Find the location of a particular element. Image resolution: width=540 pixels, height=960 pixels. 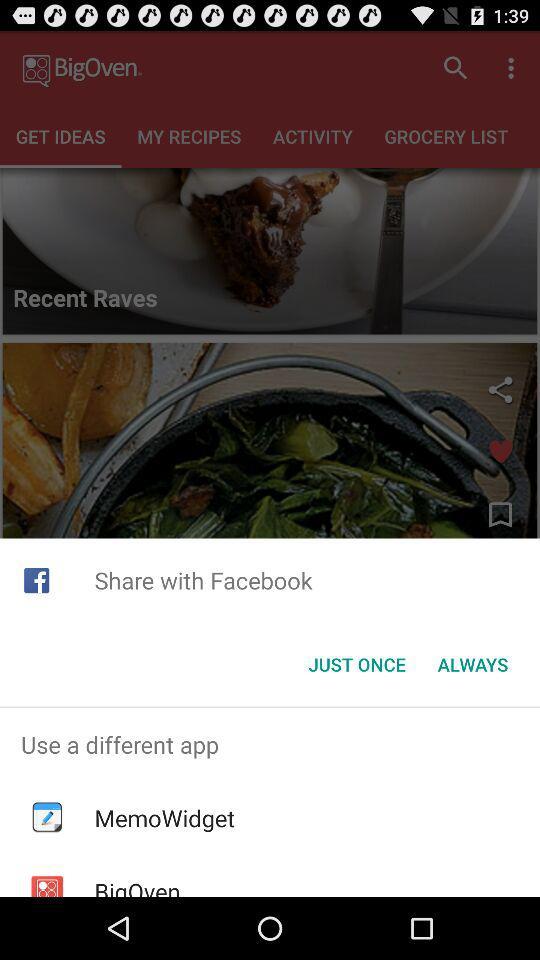

the just once icon is located at coordinates (356, 664).